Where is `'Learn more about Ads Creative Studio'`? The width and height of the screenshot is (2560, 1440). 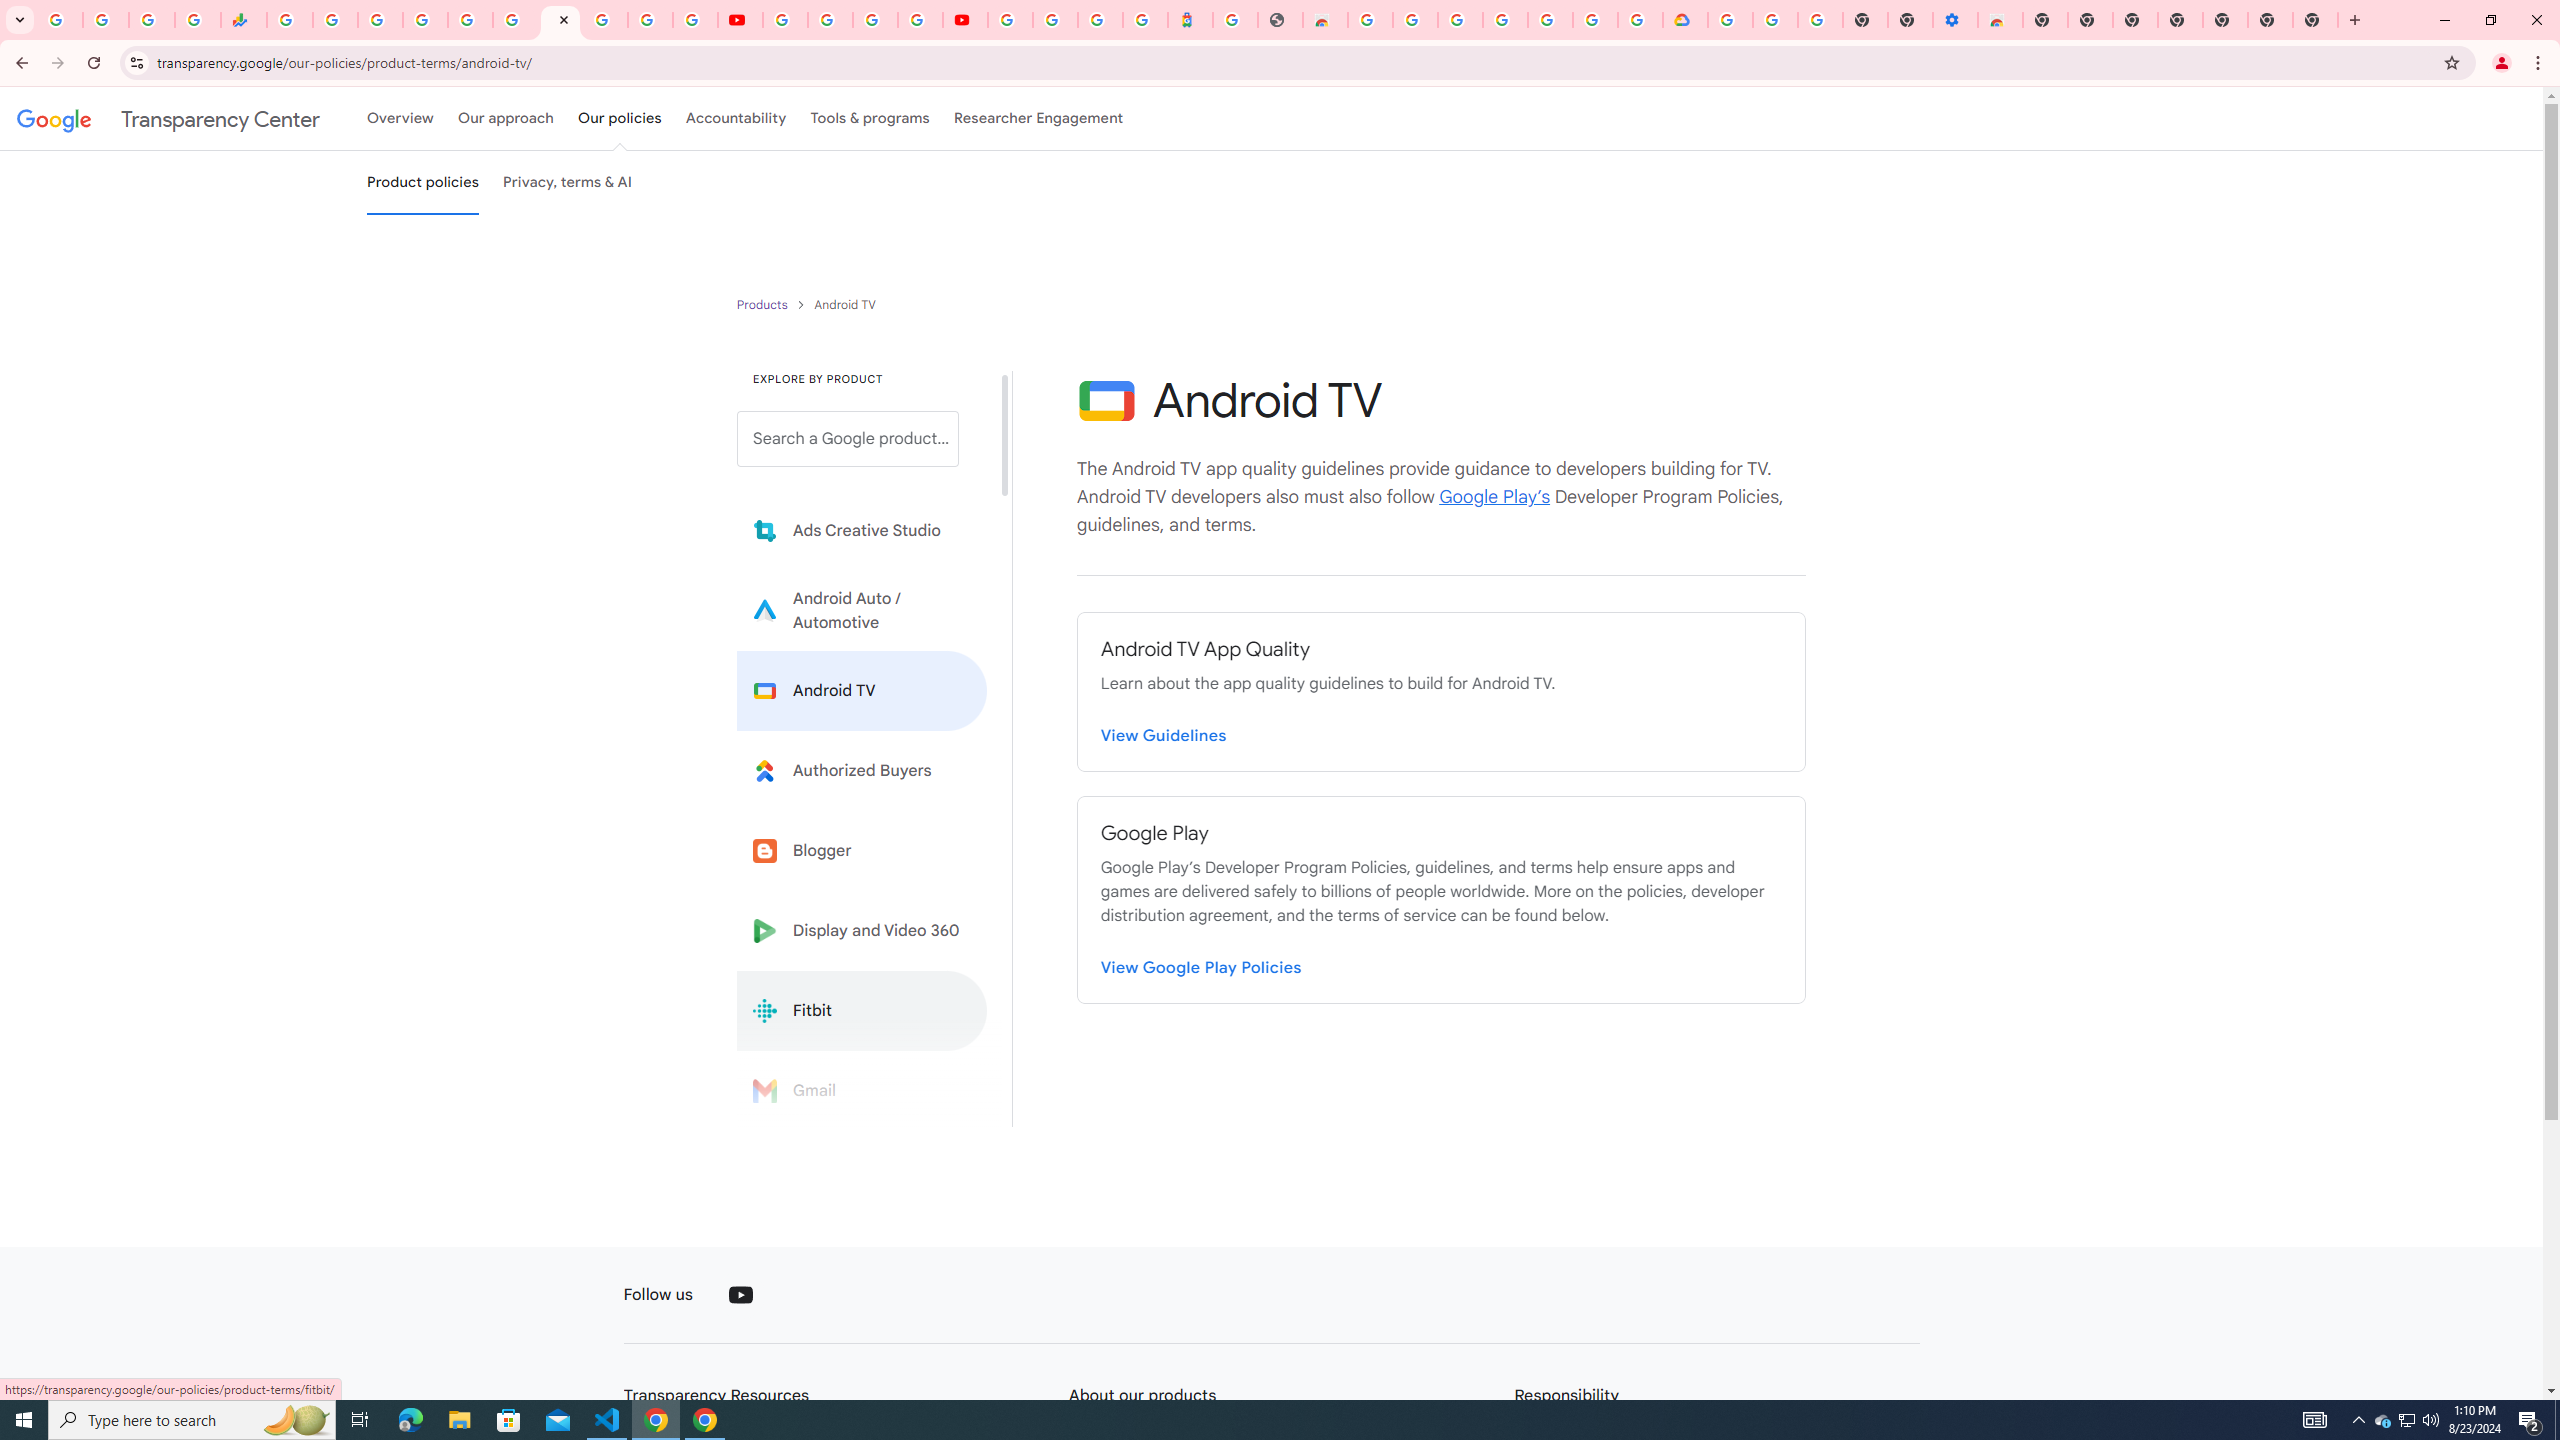
'Learn more about Ads Creative Studio' is located at coordinates (861, 531).